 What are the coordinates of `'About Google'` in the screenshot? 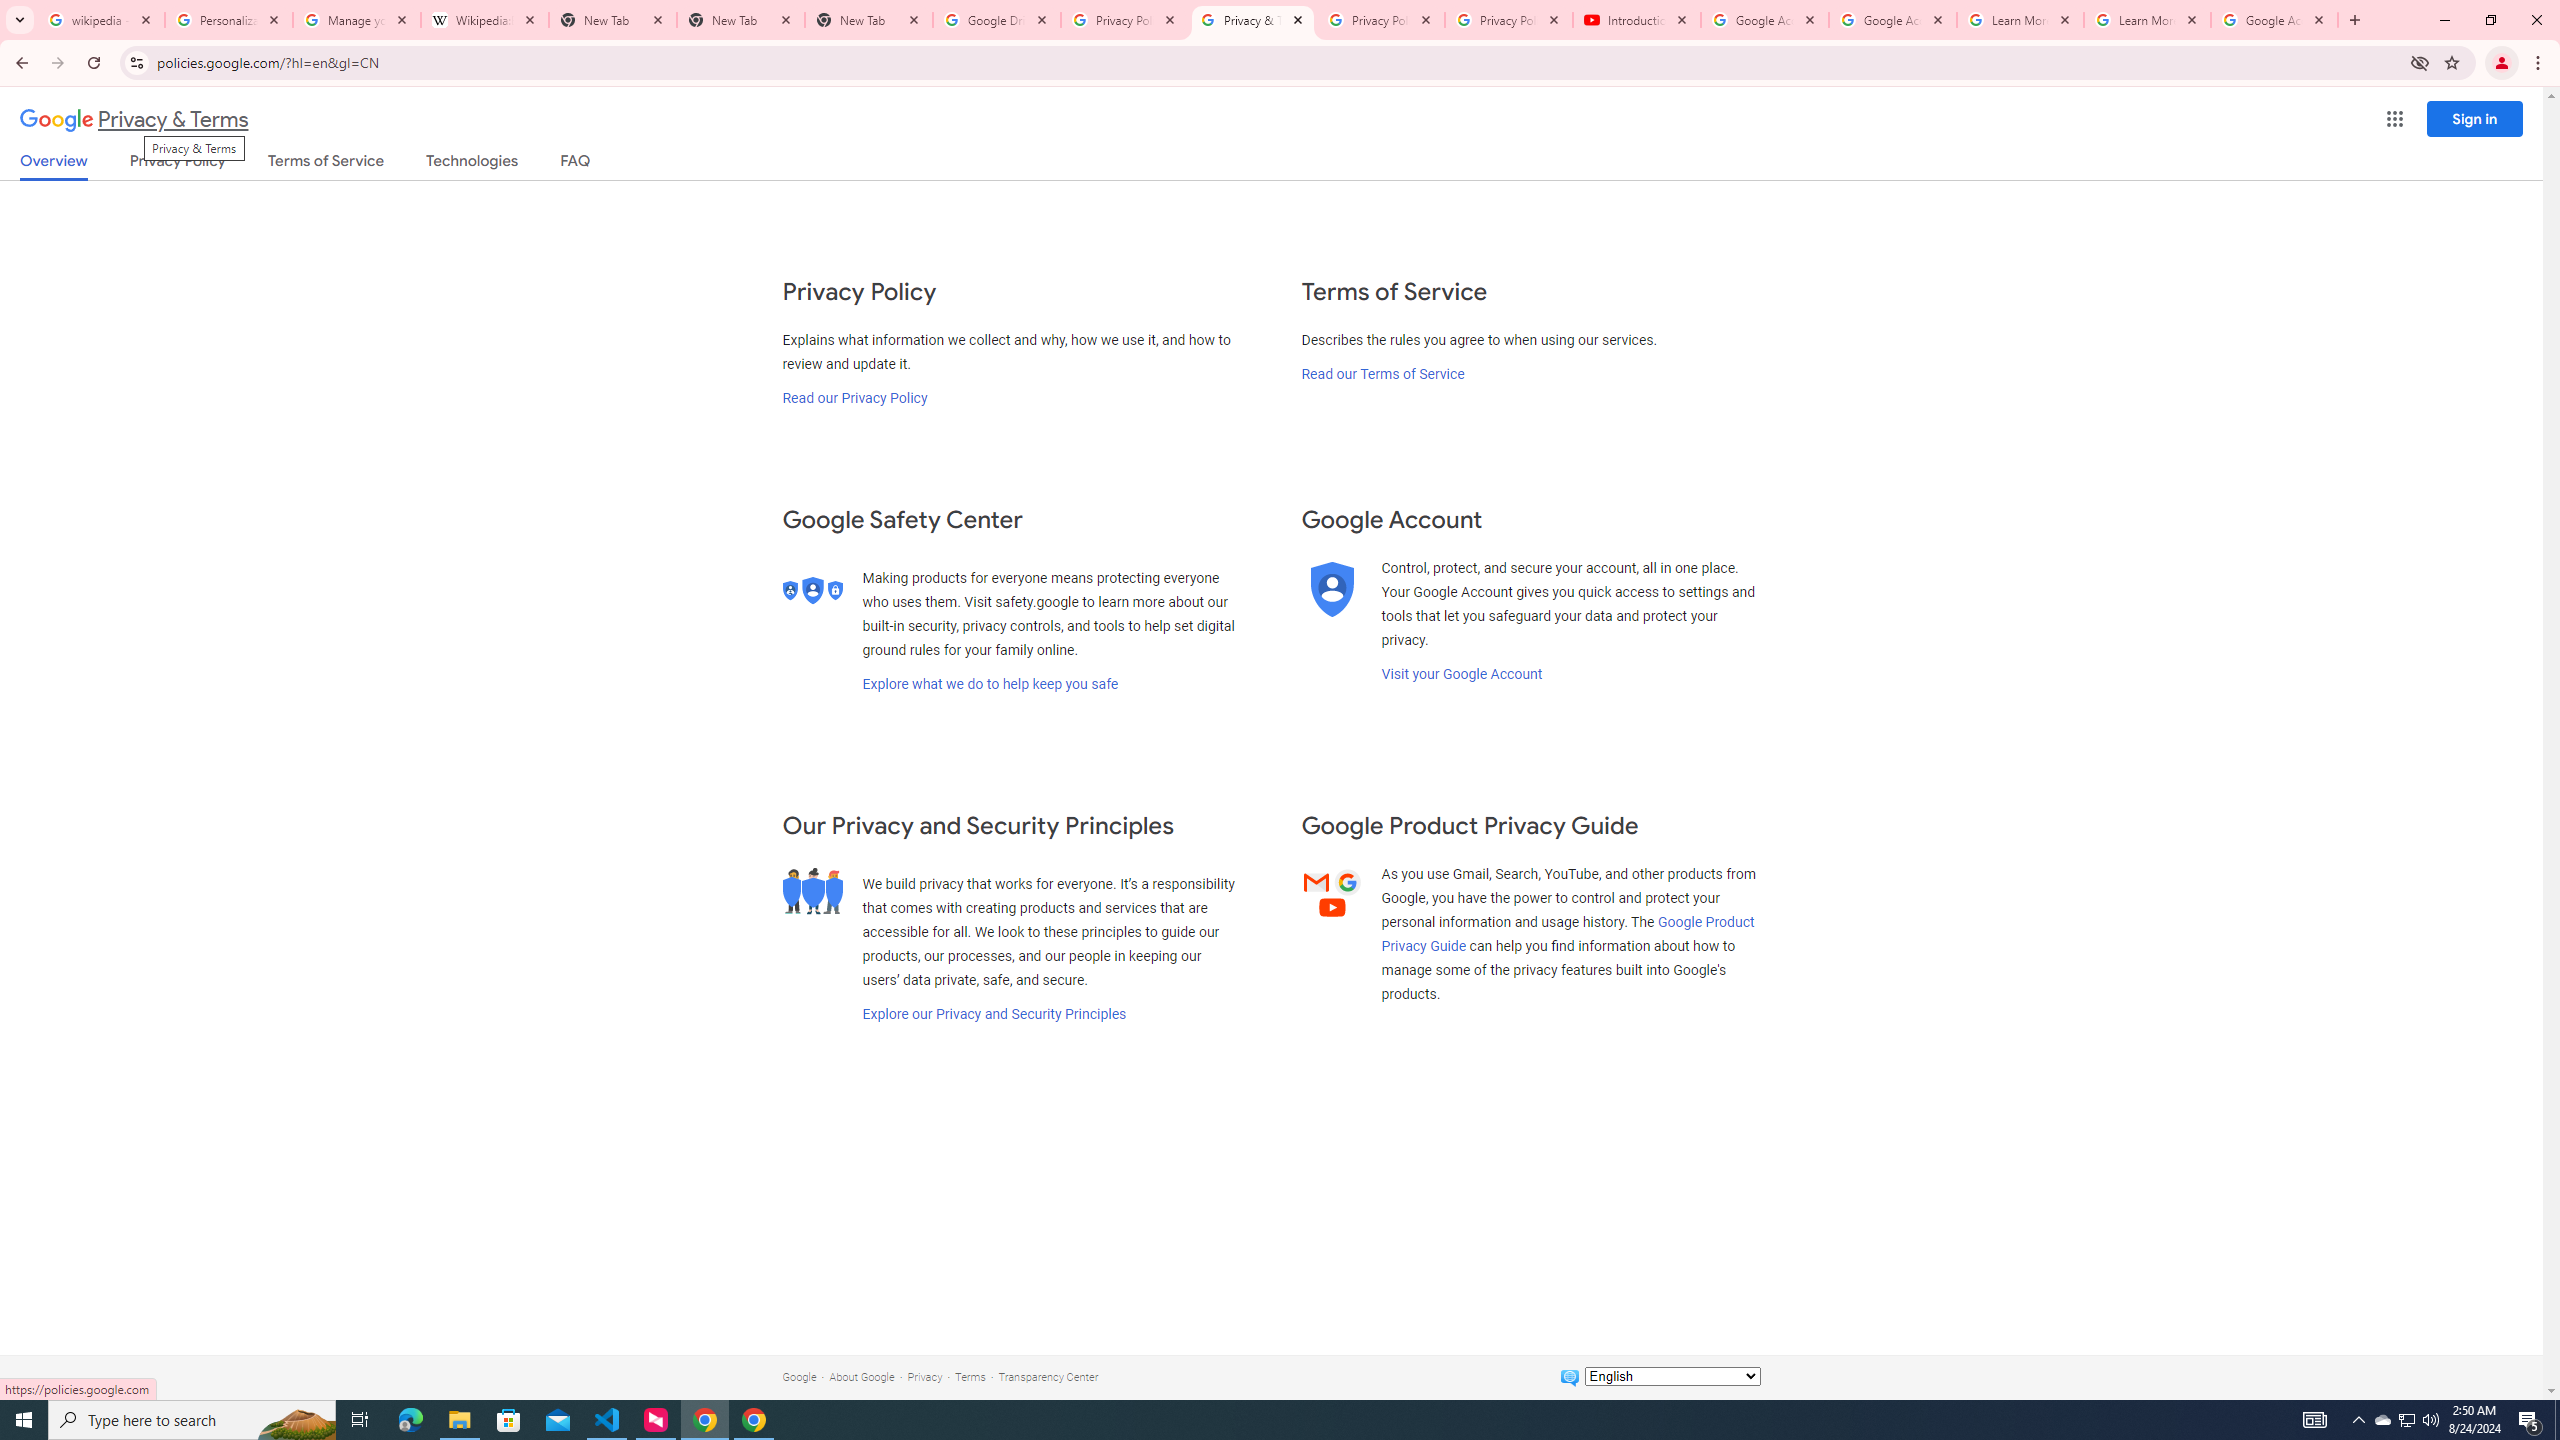 It's located at (861, 1376).